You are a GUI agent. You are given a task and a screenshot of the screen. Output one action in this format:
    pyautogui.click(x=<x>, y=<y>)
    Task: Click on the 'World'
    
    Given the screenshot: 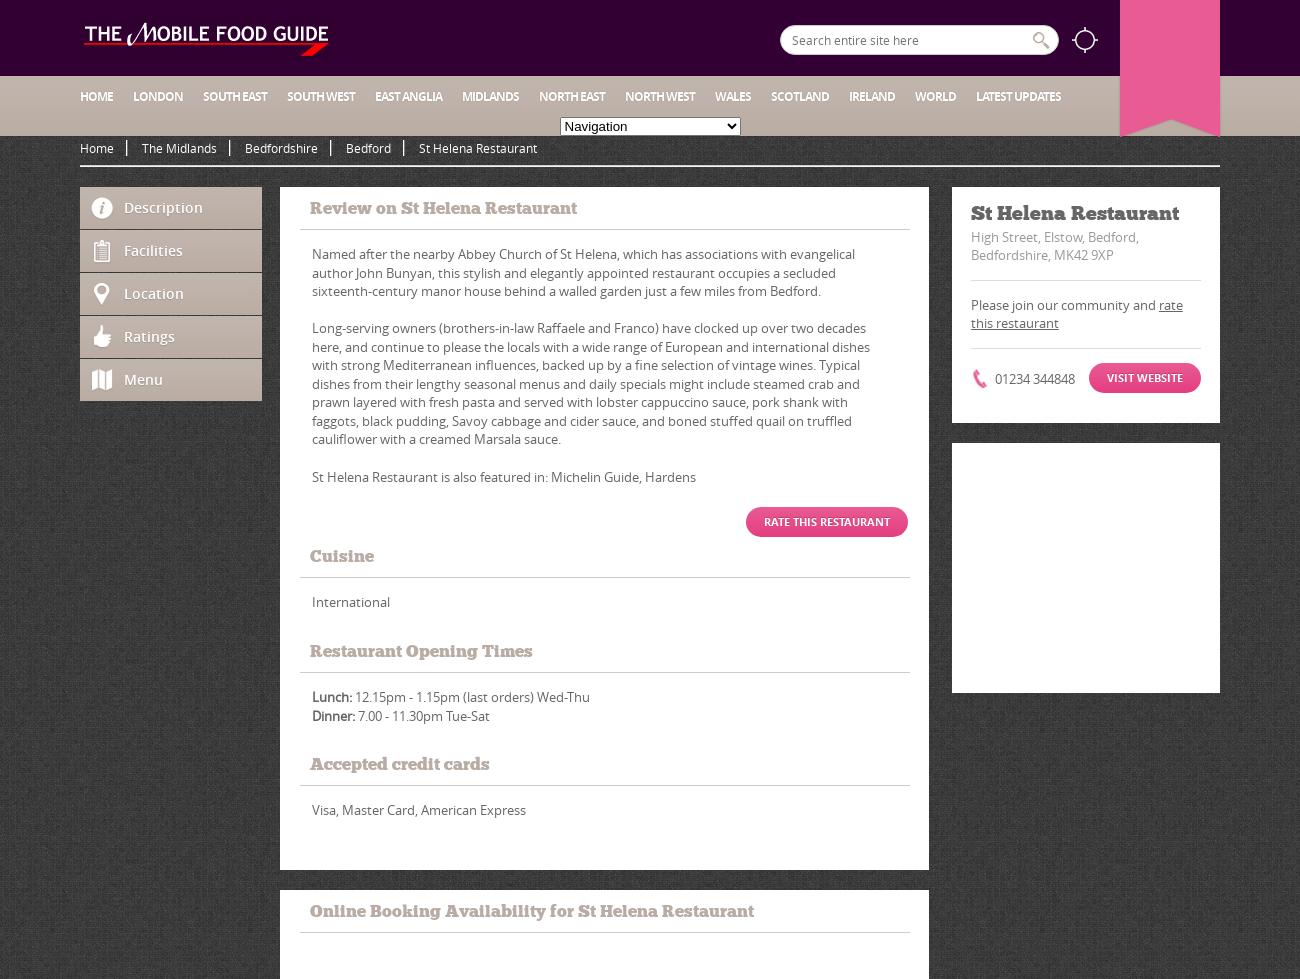 What is the action you would take?
    pyautogui.click(x=935, y=96)
    